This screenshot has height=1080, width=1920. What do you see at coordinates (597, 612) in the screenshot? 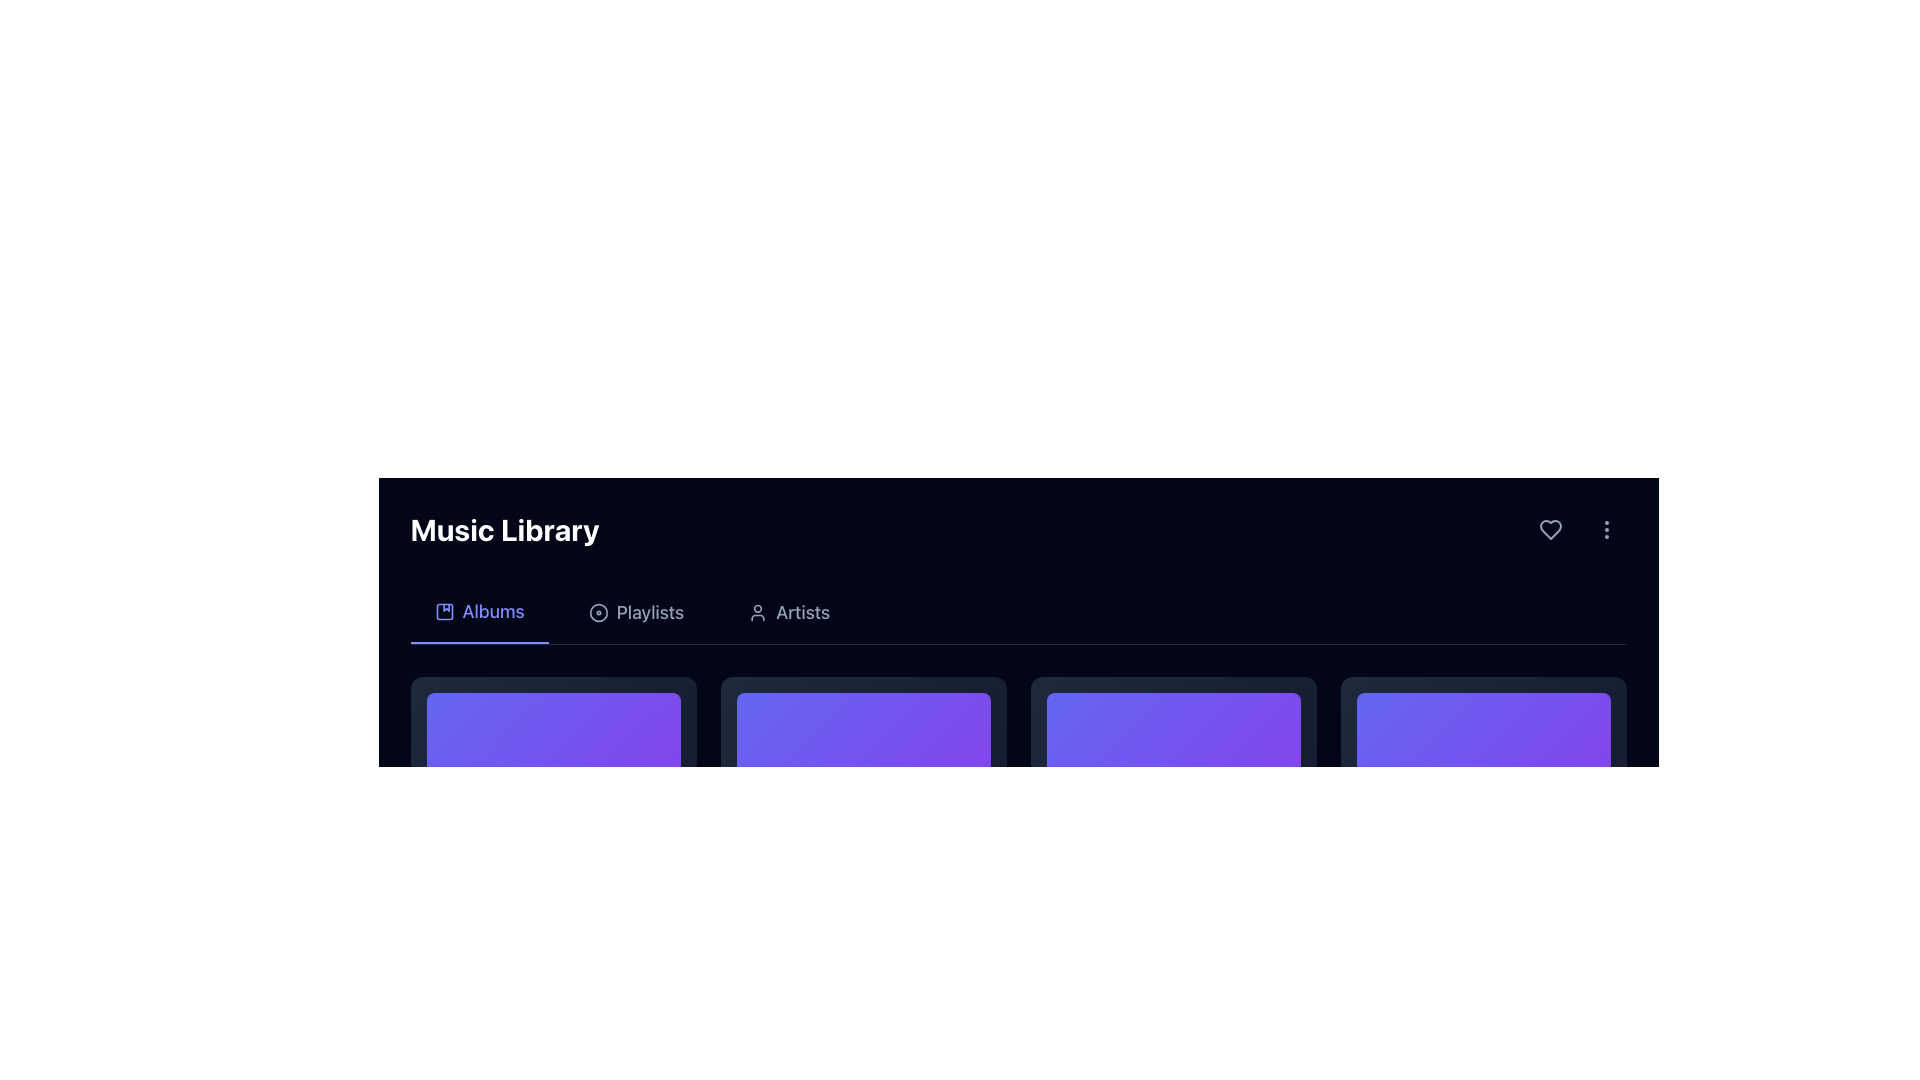
I see `the larger circular SVG graphic located in the bottom-right section of the main layout, which is part of a minimalistic icon design` at bounding box center [597, 612].